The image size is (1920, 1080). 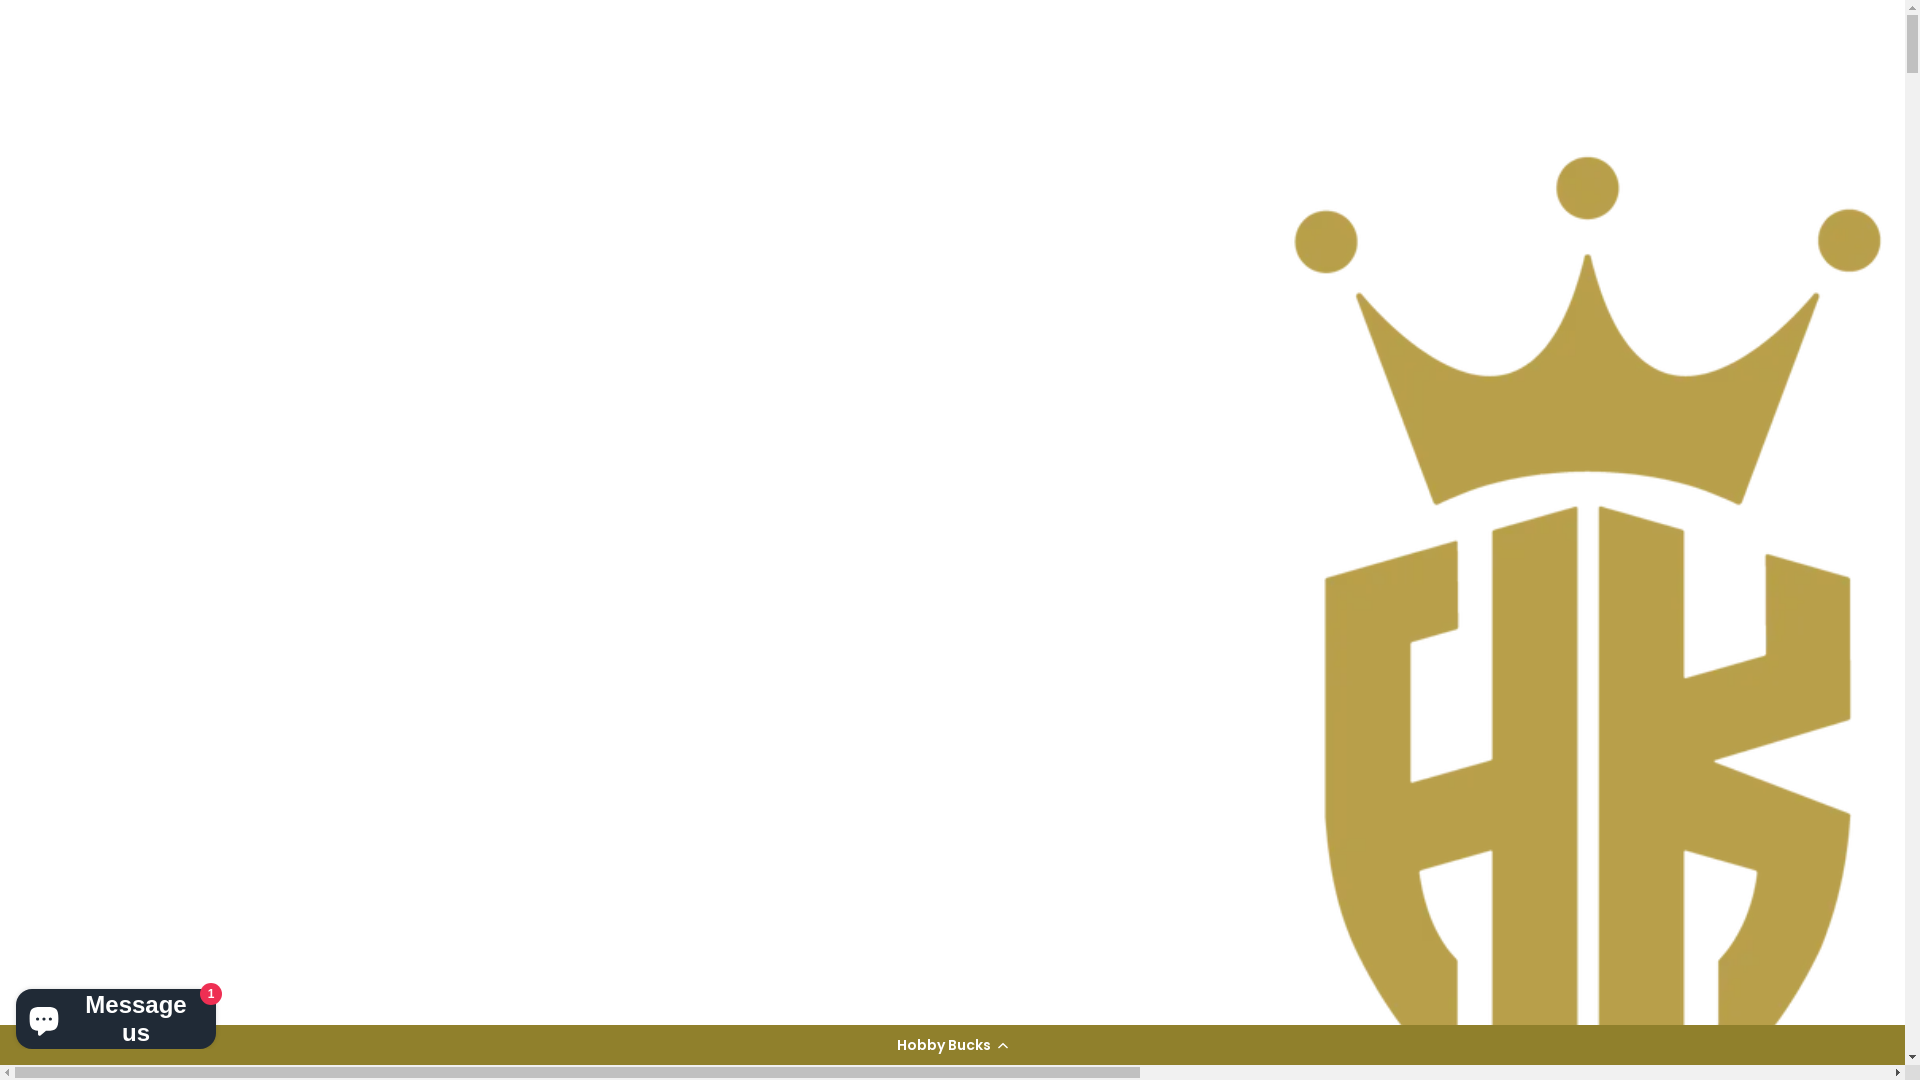 I want to click on 'Shopify online store chat', so click(x=114, y=1014).